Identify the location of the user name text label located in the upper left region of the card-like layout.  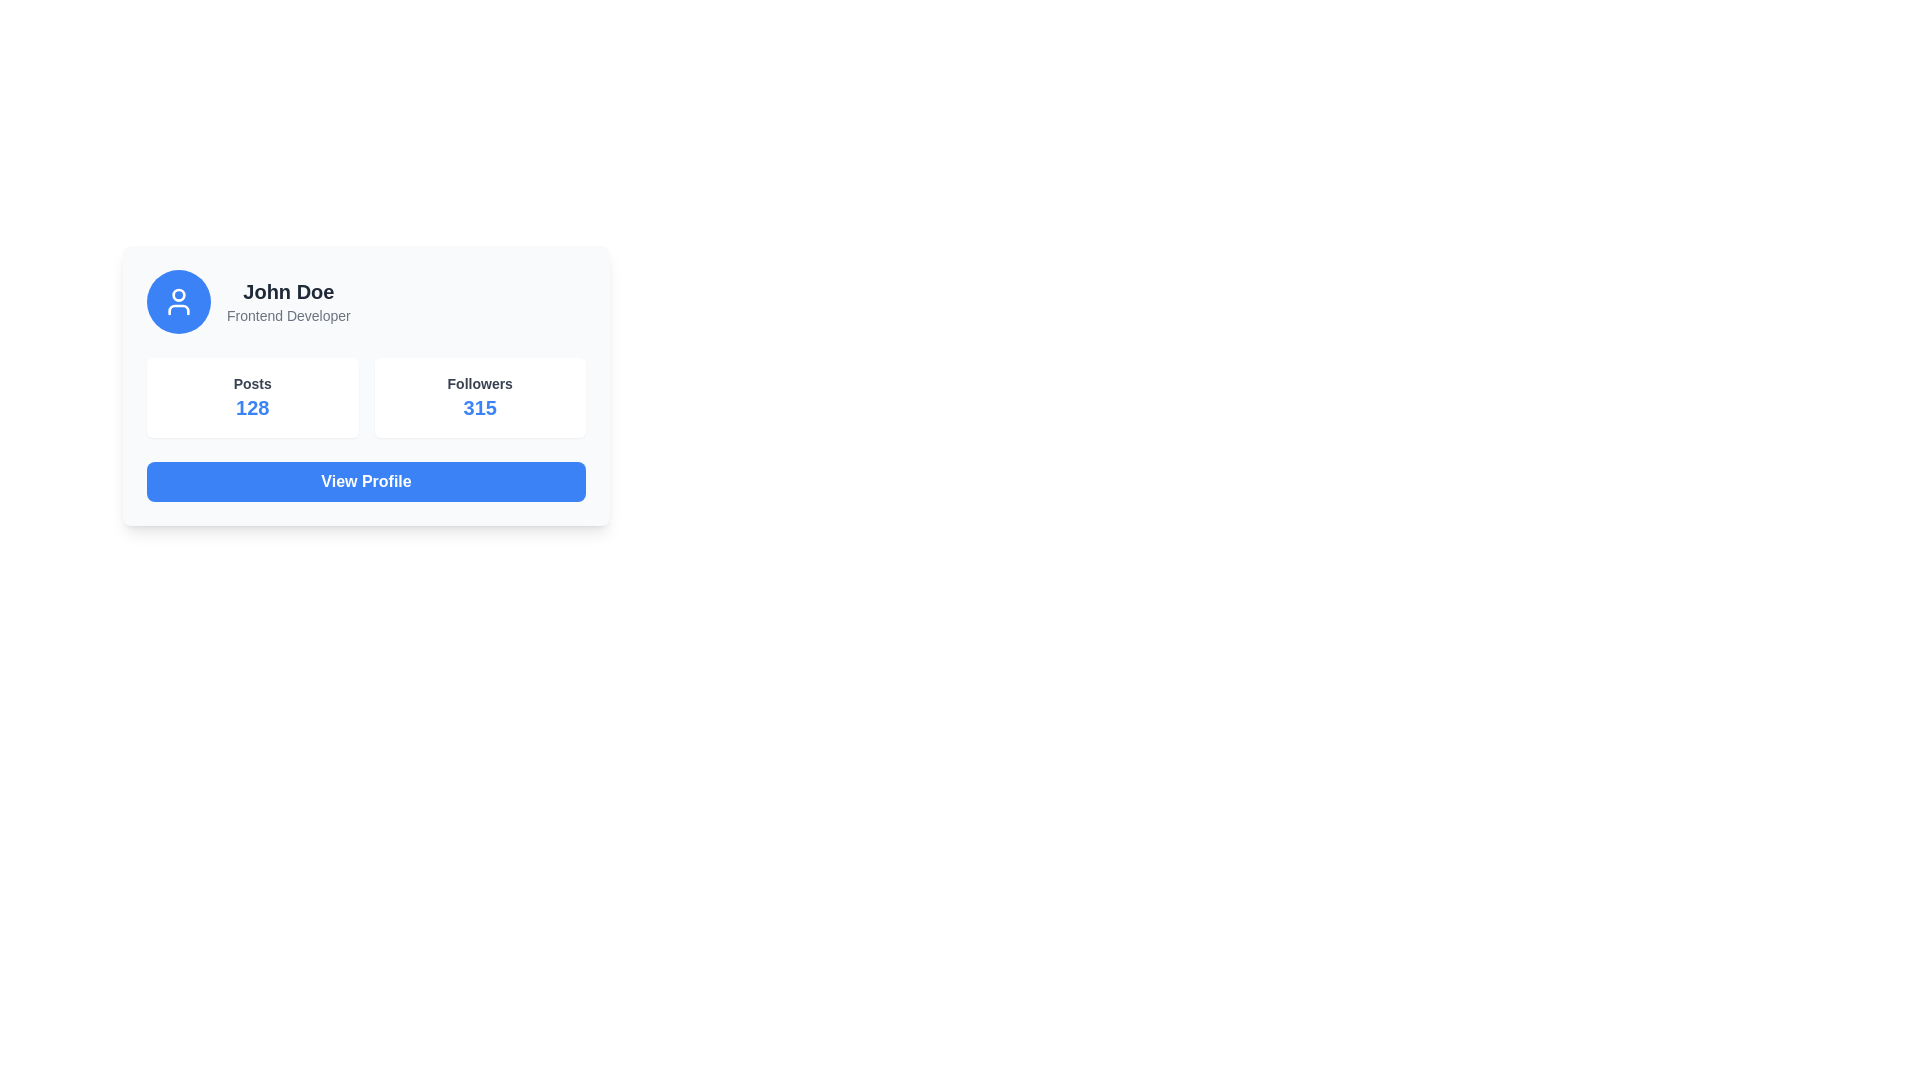
(287, 292).